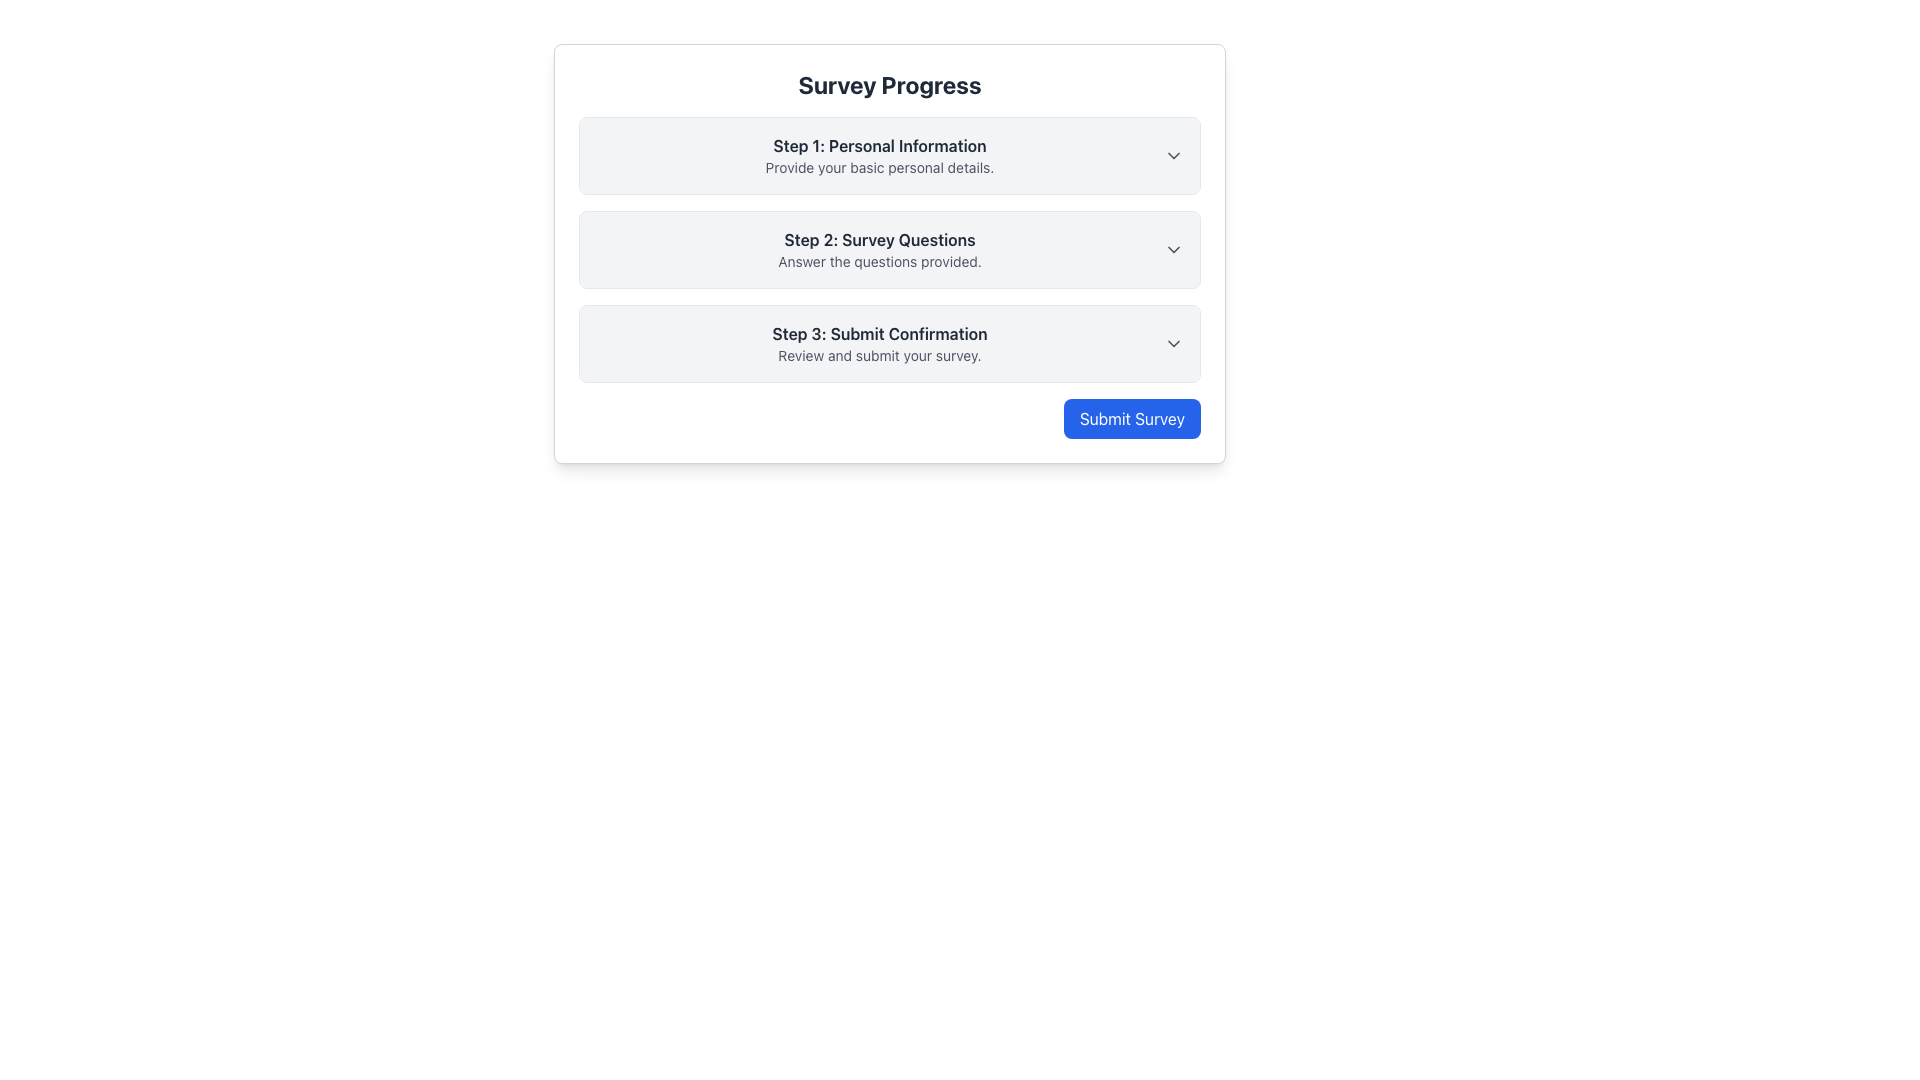  I want to click on the Collapsible Section Header labeled 'Step 1: Personal Information', so click(888, 154).